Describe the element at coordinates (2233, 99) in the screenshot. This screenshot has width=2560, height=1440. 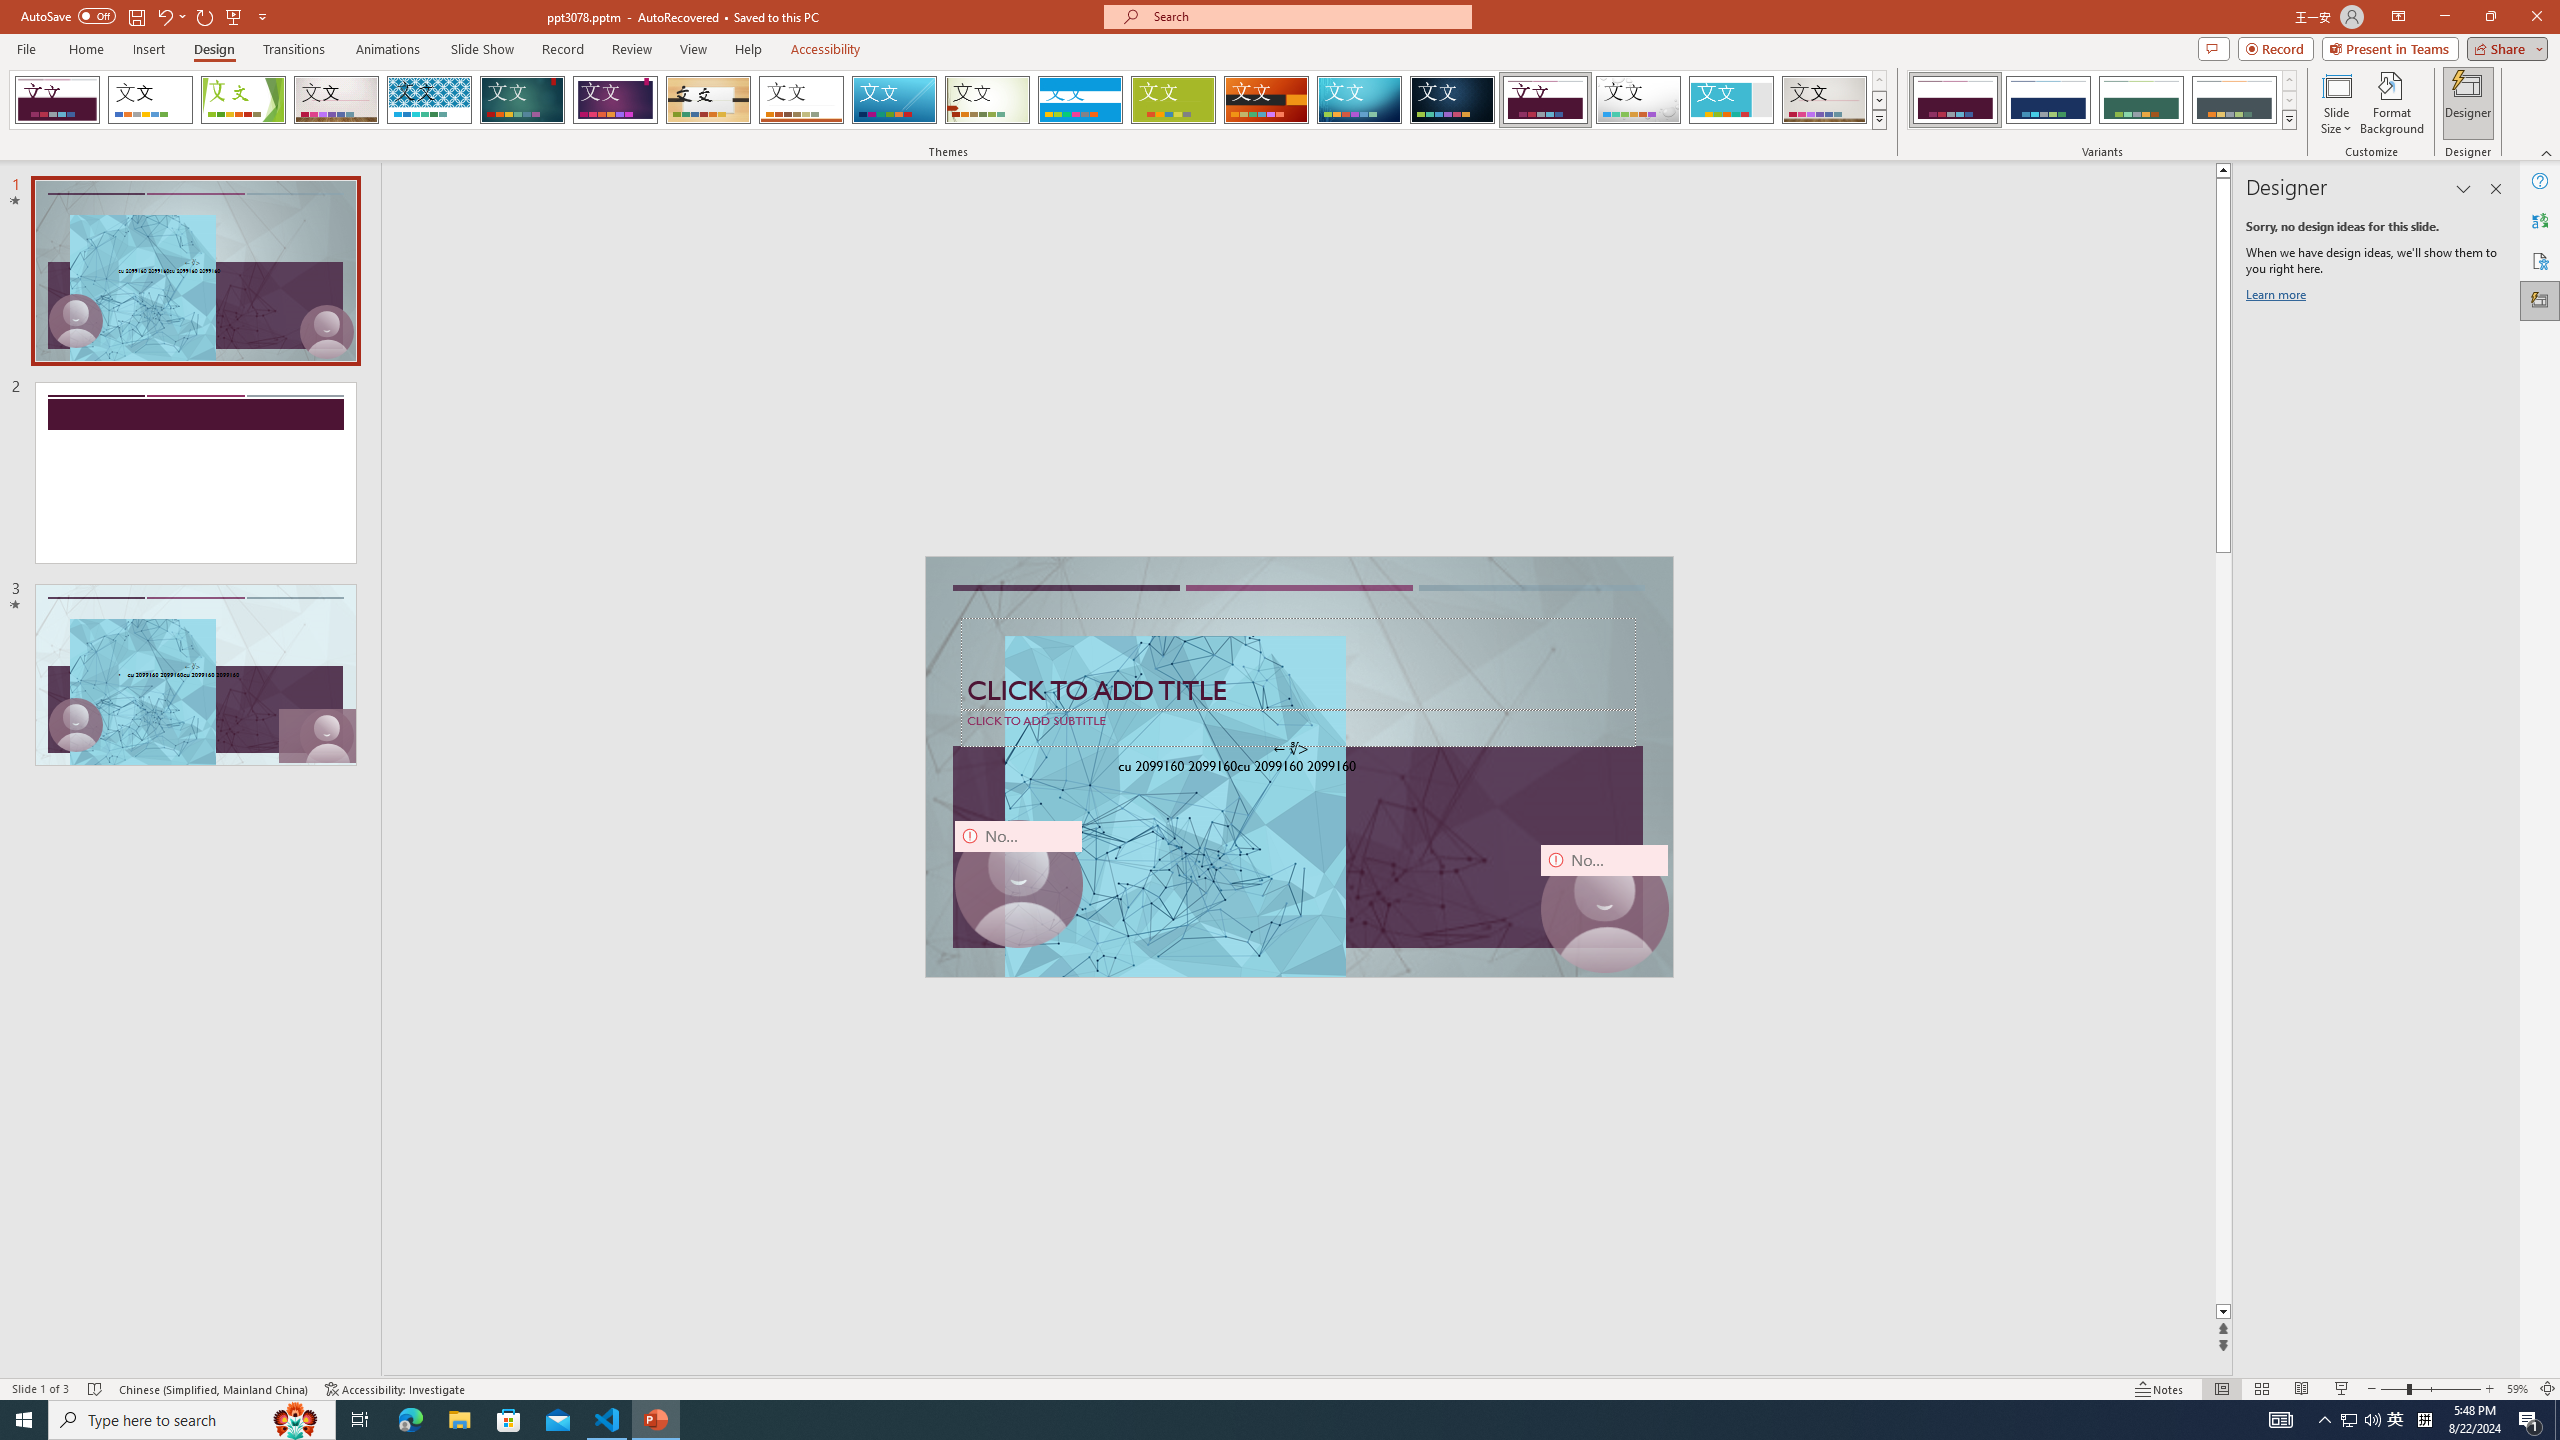
I see `'Dividend Variant 4'` at that location.